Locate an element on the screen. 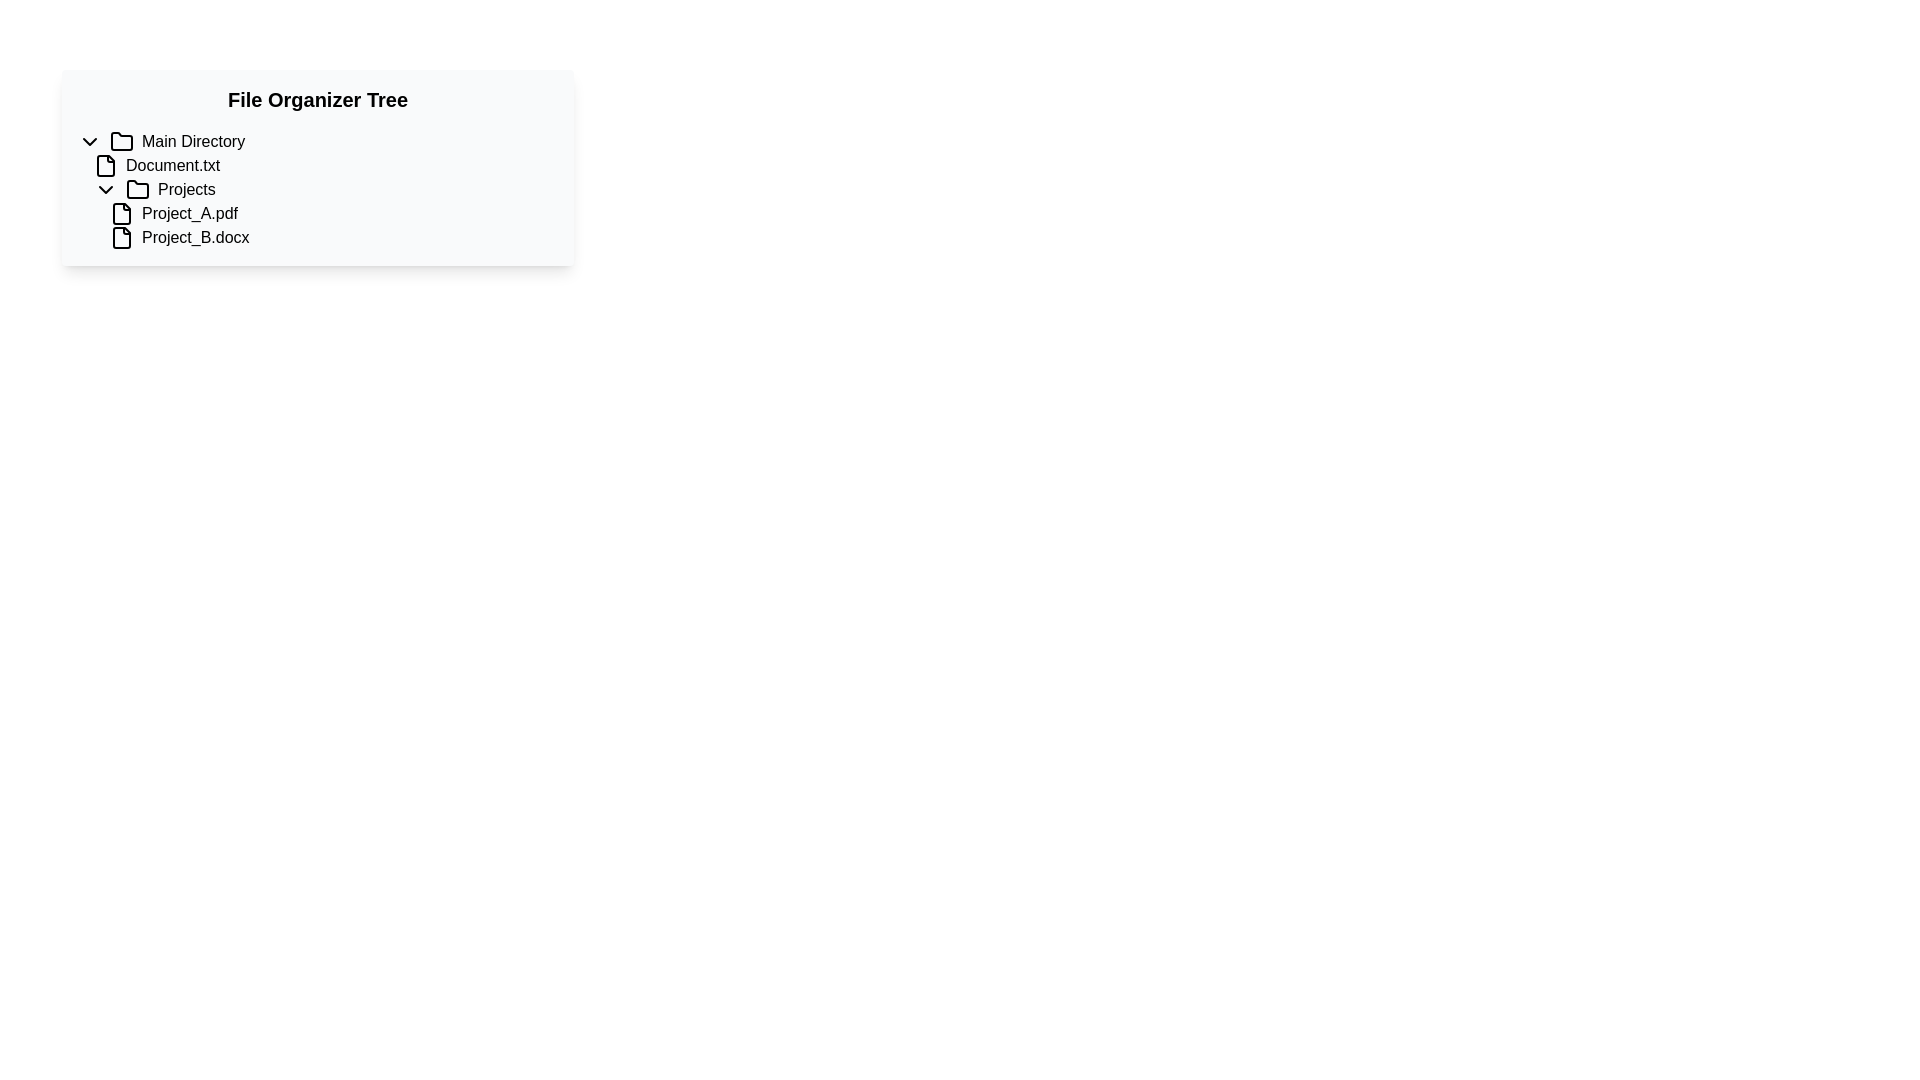 The height and width of the screenshot is (1080, 1920). the text label for 'Project_A.pdf' in the directory listing is located at coordinates (190, 213).